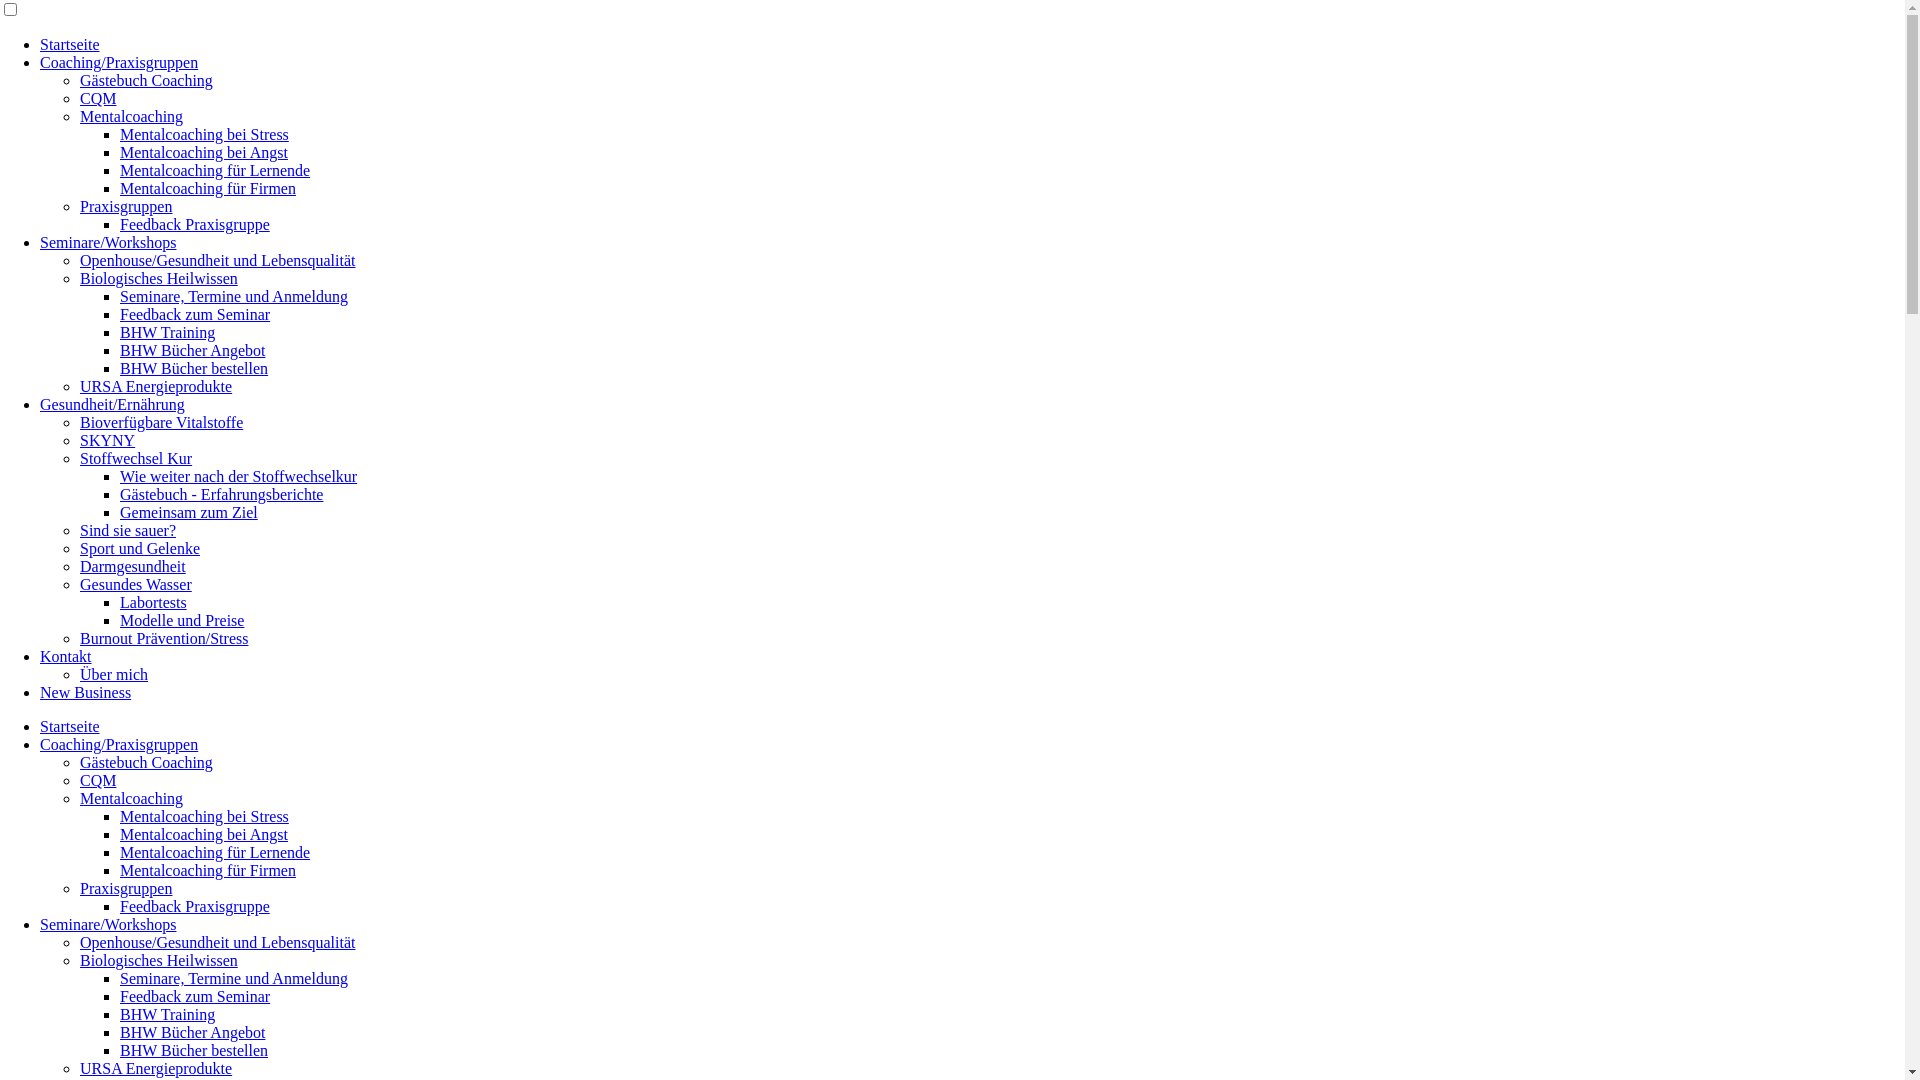 This screenshot has width=1920, height=1080. Describe the element at coordinates (182, 619) in the screenshot. I see `'Modelle und Preise'` at that location.